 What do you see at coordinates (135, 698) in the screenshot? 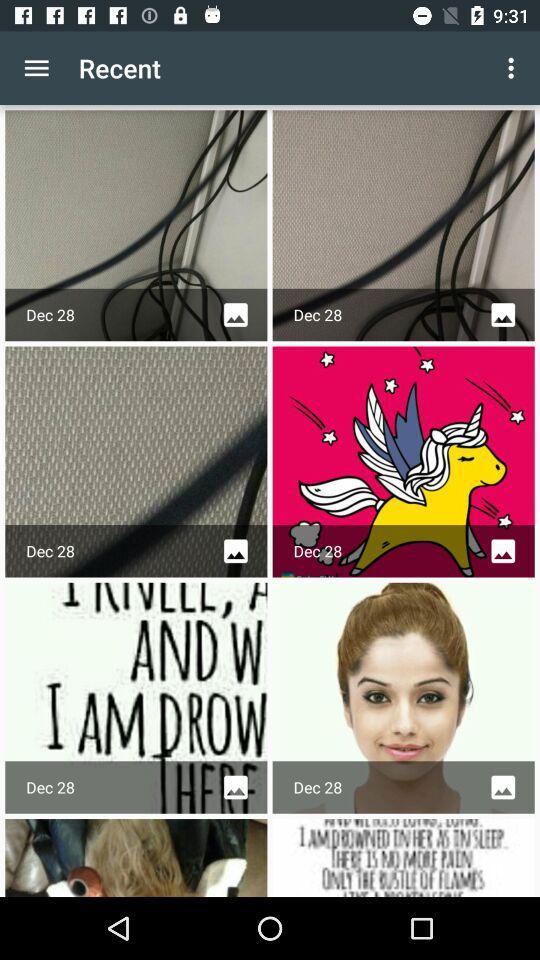
I see `the text image next to the face image` at bounding box center [135, 698].